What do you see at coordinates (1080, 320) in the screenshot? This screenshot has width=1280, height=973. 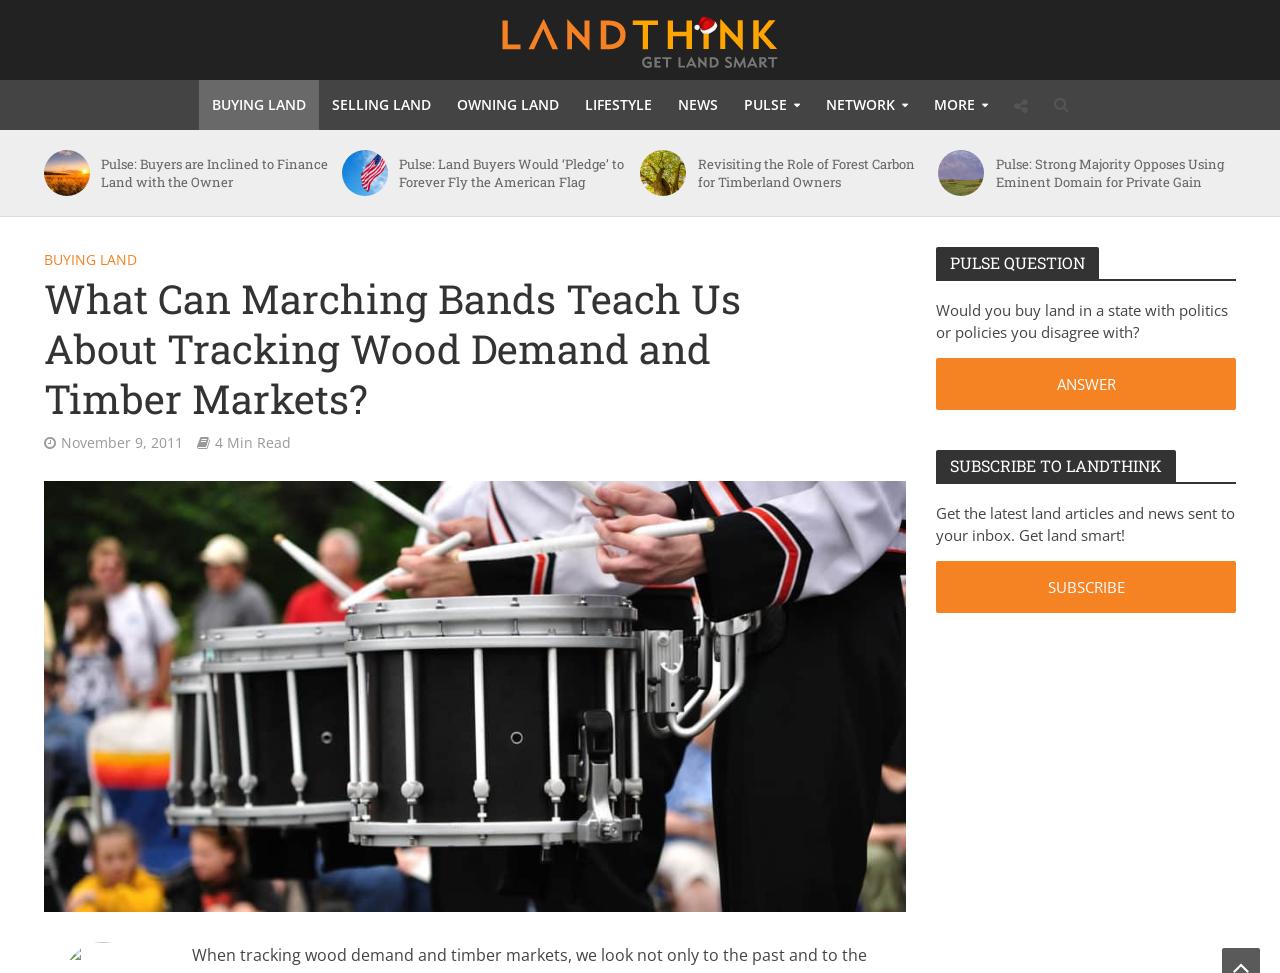 I see `'Would you buy land in a state with politics or policies you disagree with?'` at bounding box center [1080, 320].